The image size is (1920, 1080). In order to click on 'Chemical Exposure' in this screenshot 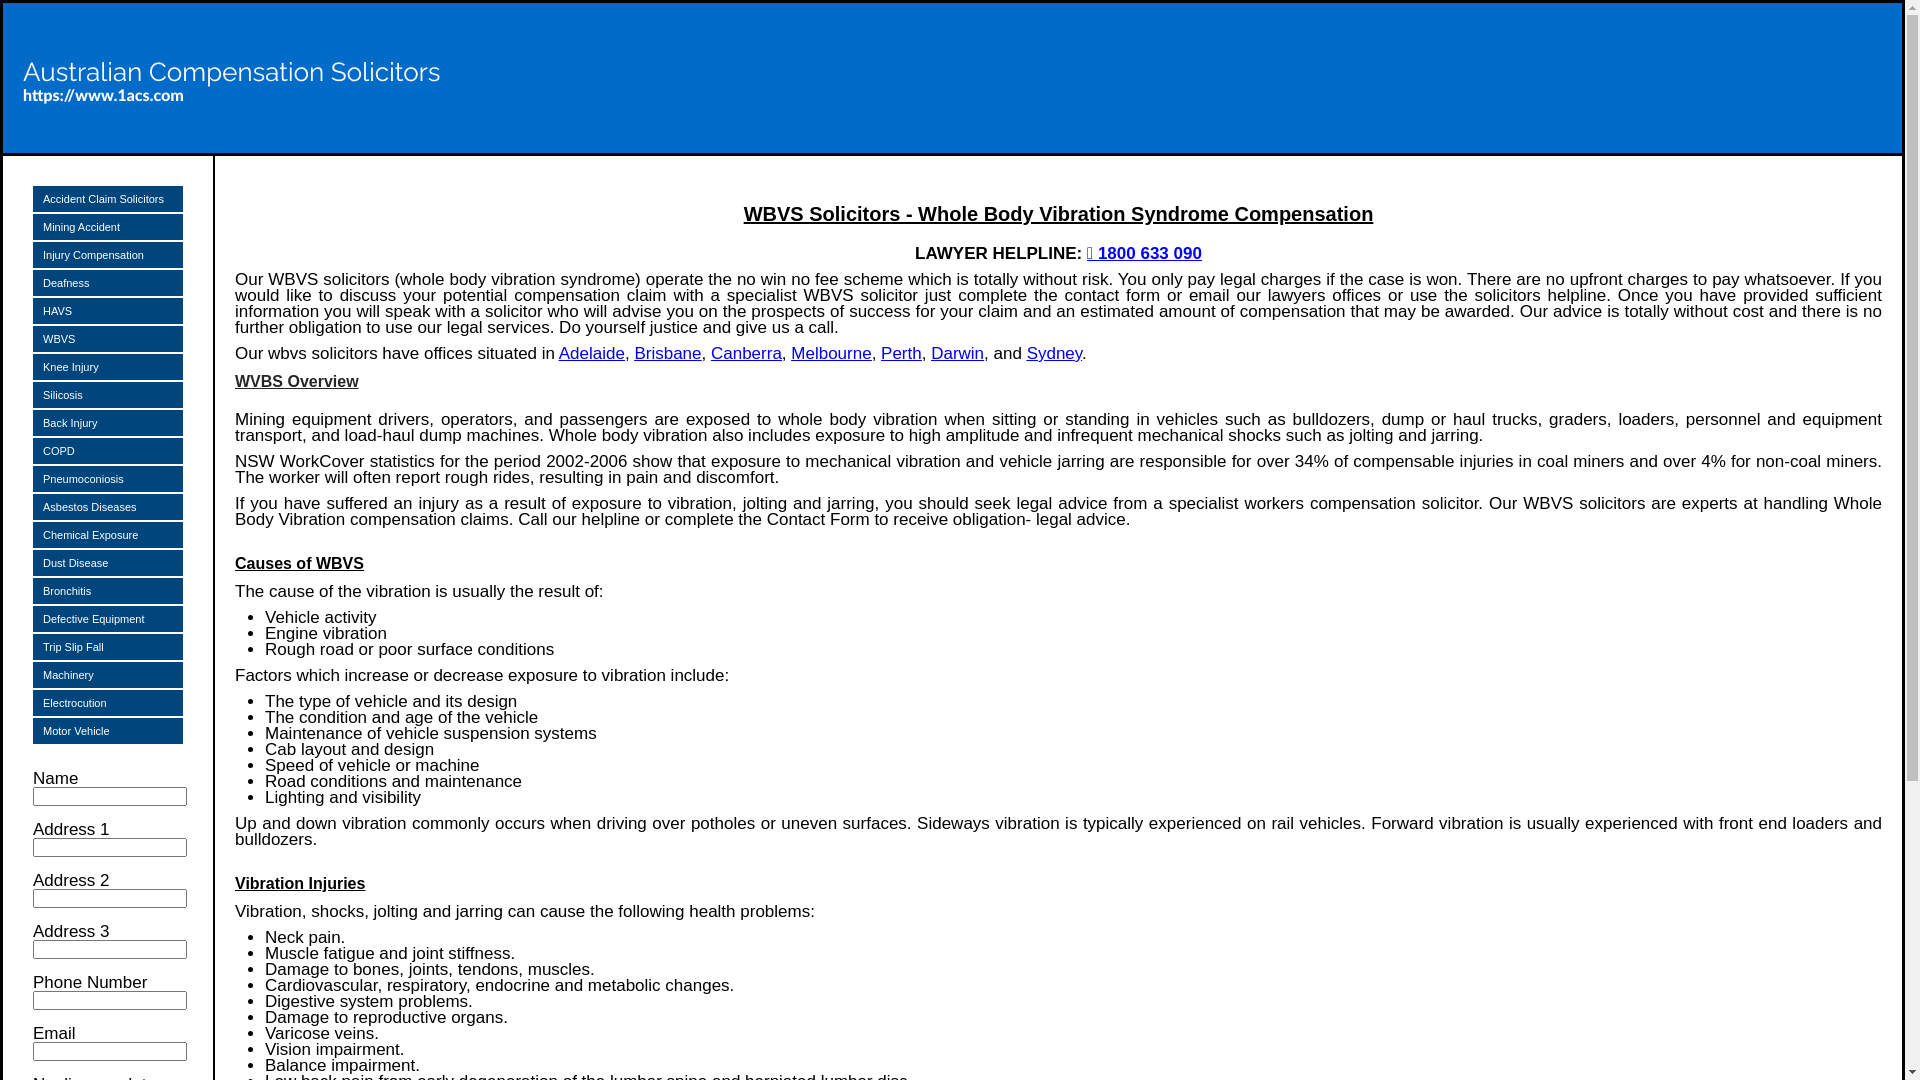, I will do `click(106, 534)`.